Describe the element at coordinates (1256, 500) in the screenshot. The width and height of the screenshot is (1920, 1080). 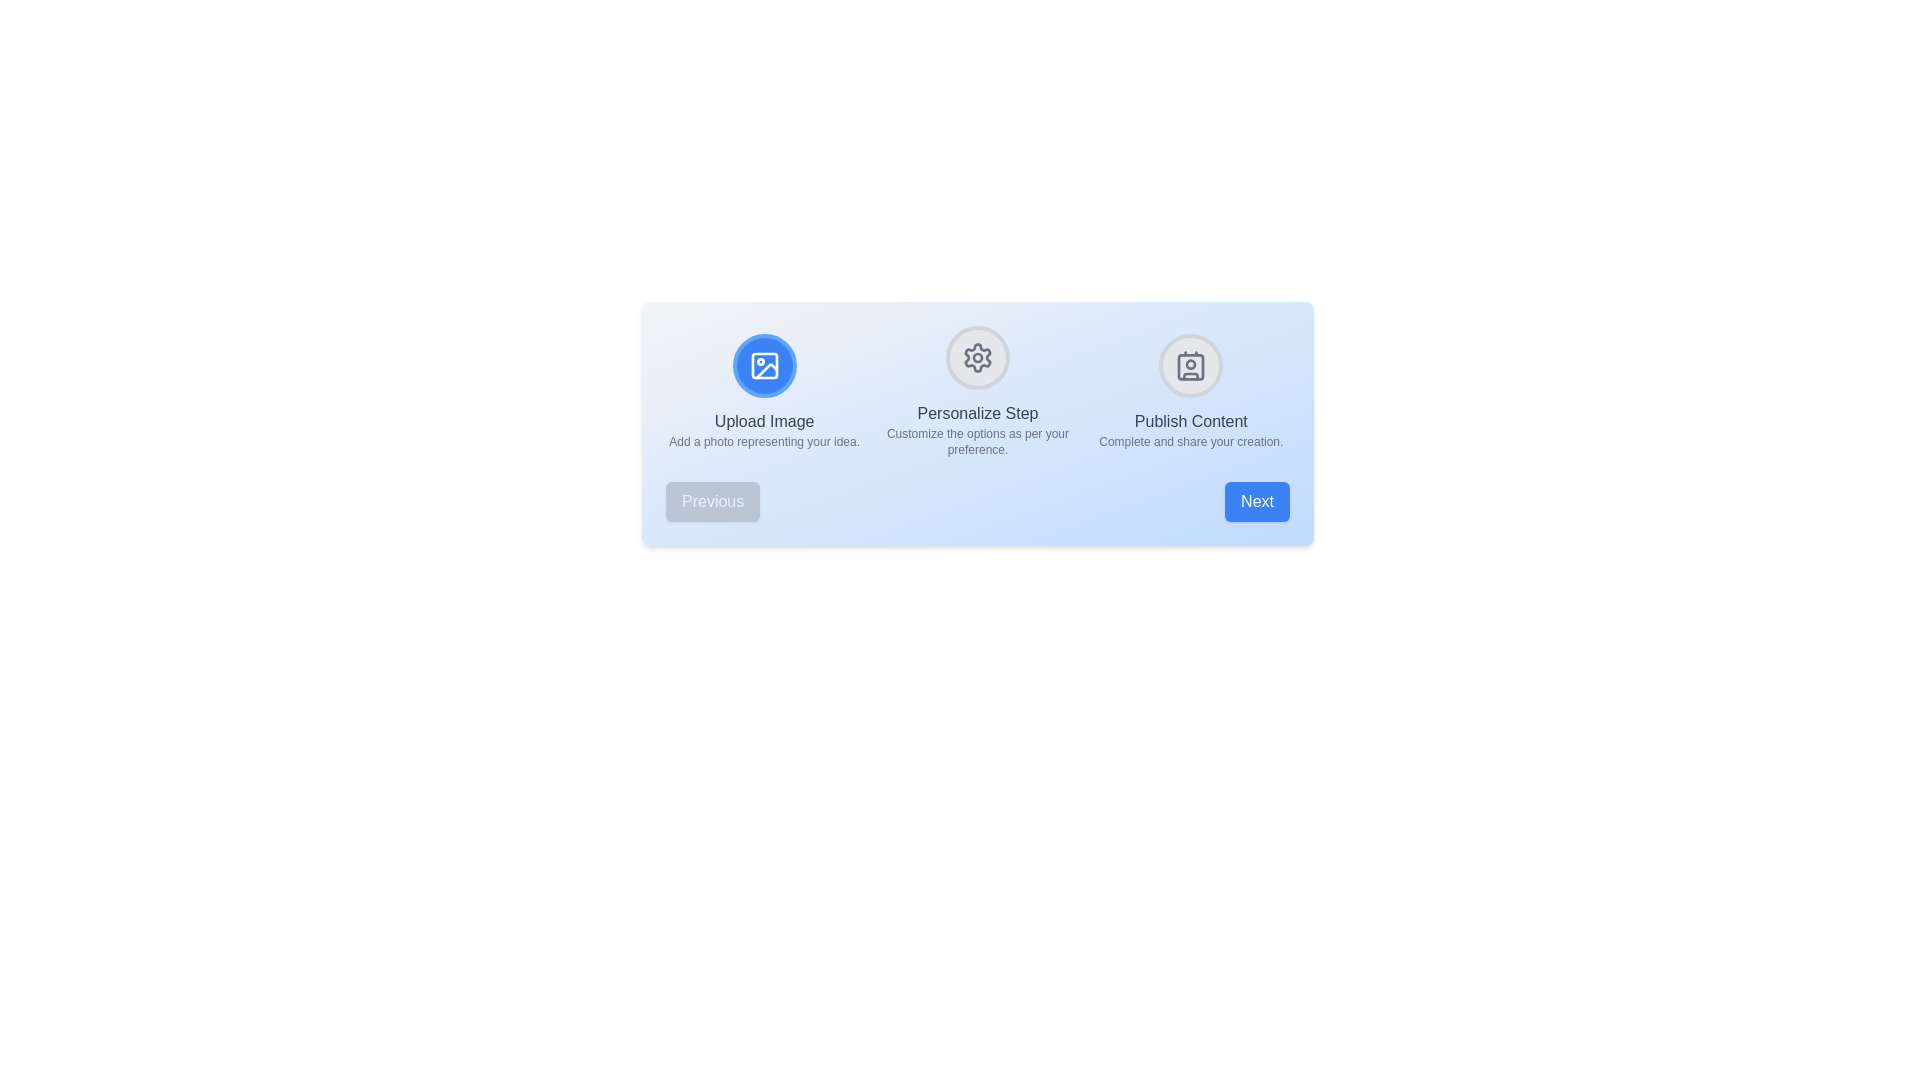
I see `'Next' button to navigate to the next step` at that location.